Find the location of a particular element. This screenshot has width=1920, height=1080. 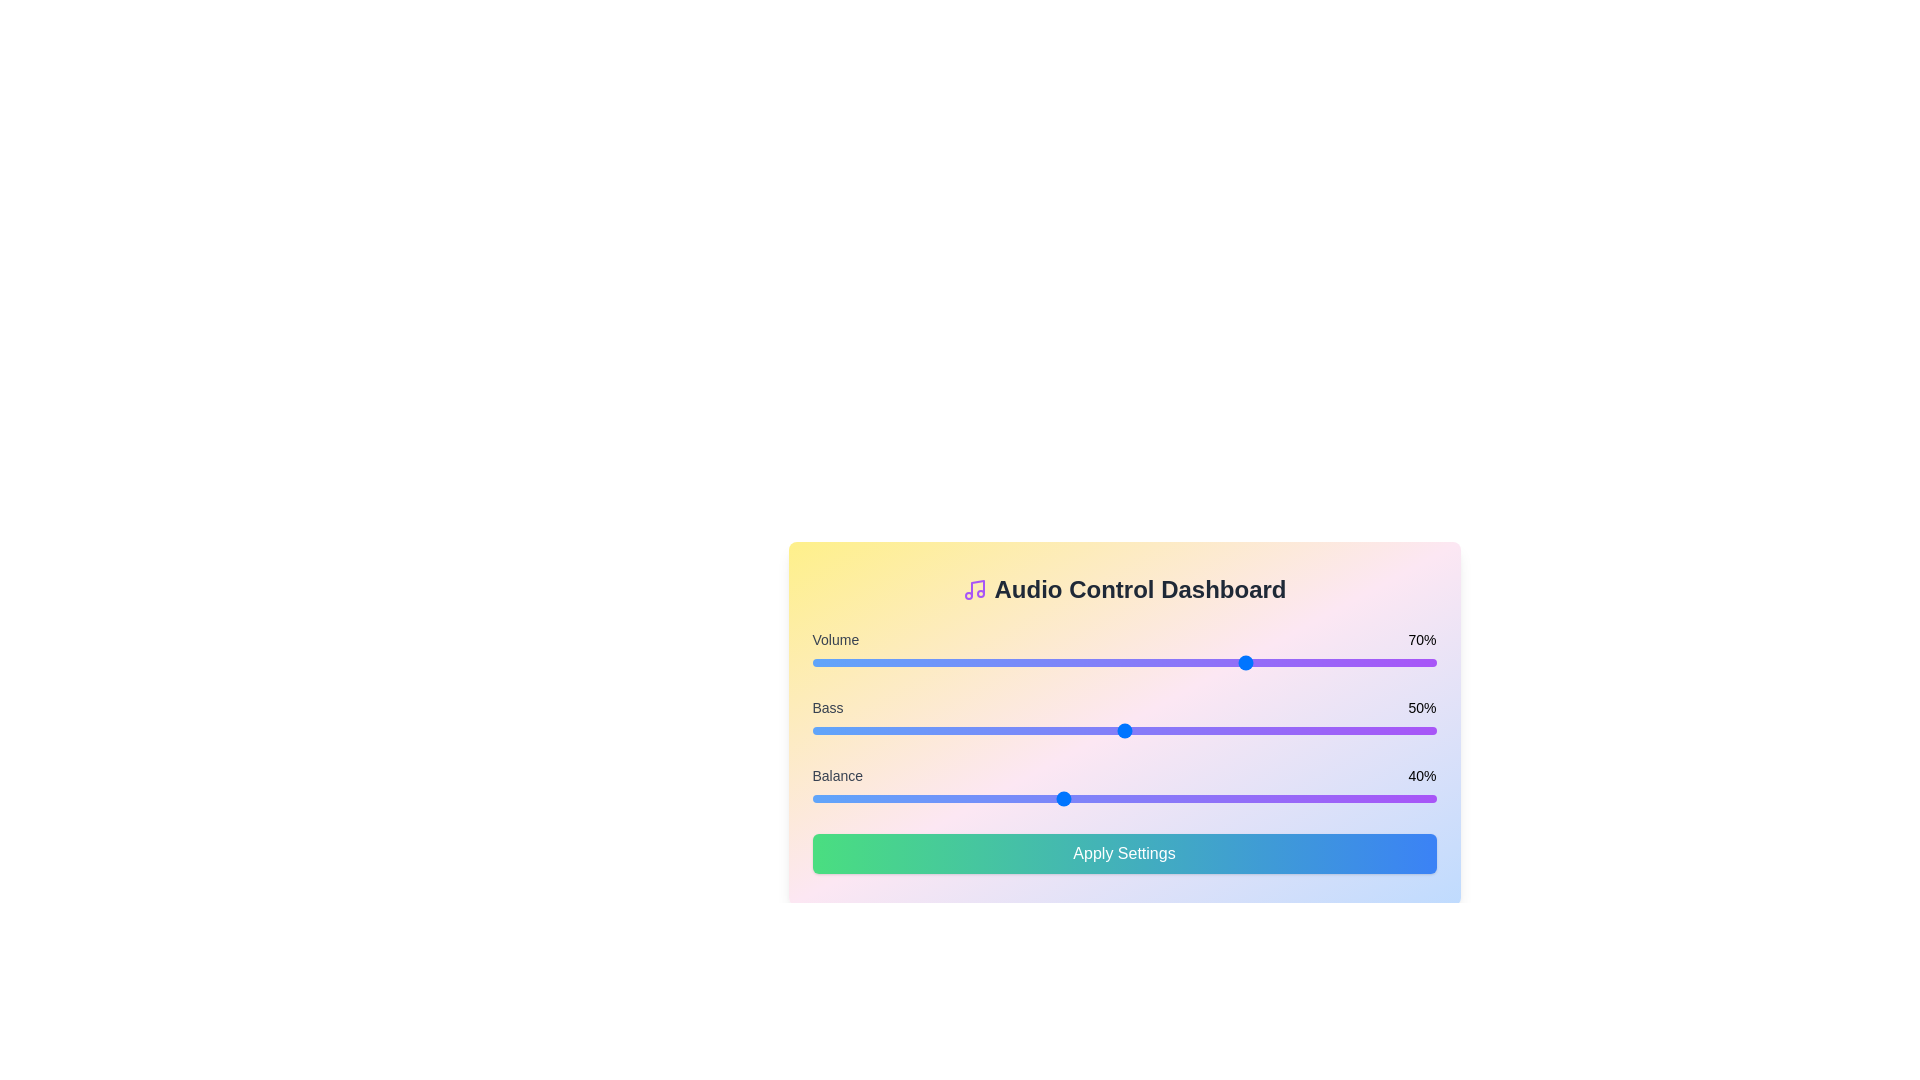

the Text Label indicating the current value of the 'Volume' slider, which shows that the slider is set at 70% is located at coordinates (1421, 640).